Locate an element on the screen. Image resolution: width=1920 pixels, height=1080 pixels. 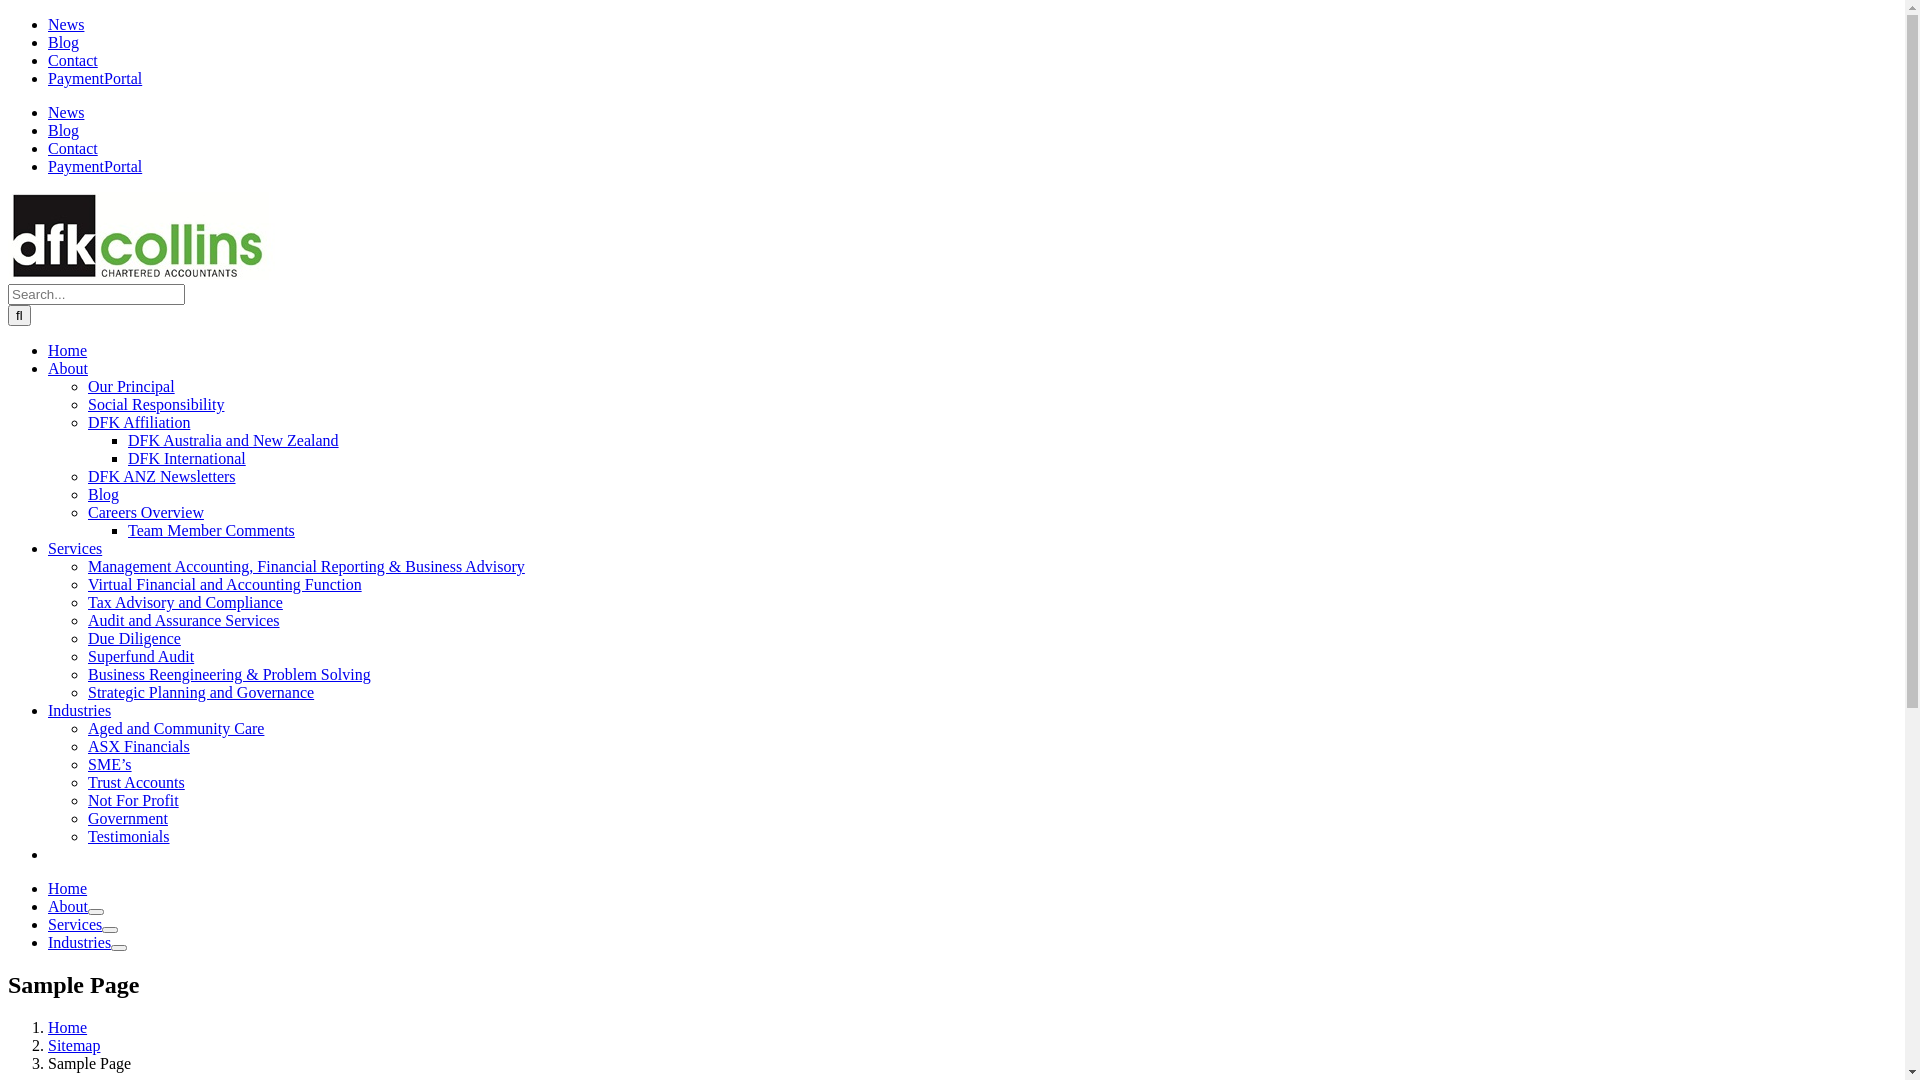
'Skip to content' is located at coordinates (7, 15).